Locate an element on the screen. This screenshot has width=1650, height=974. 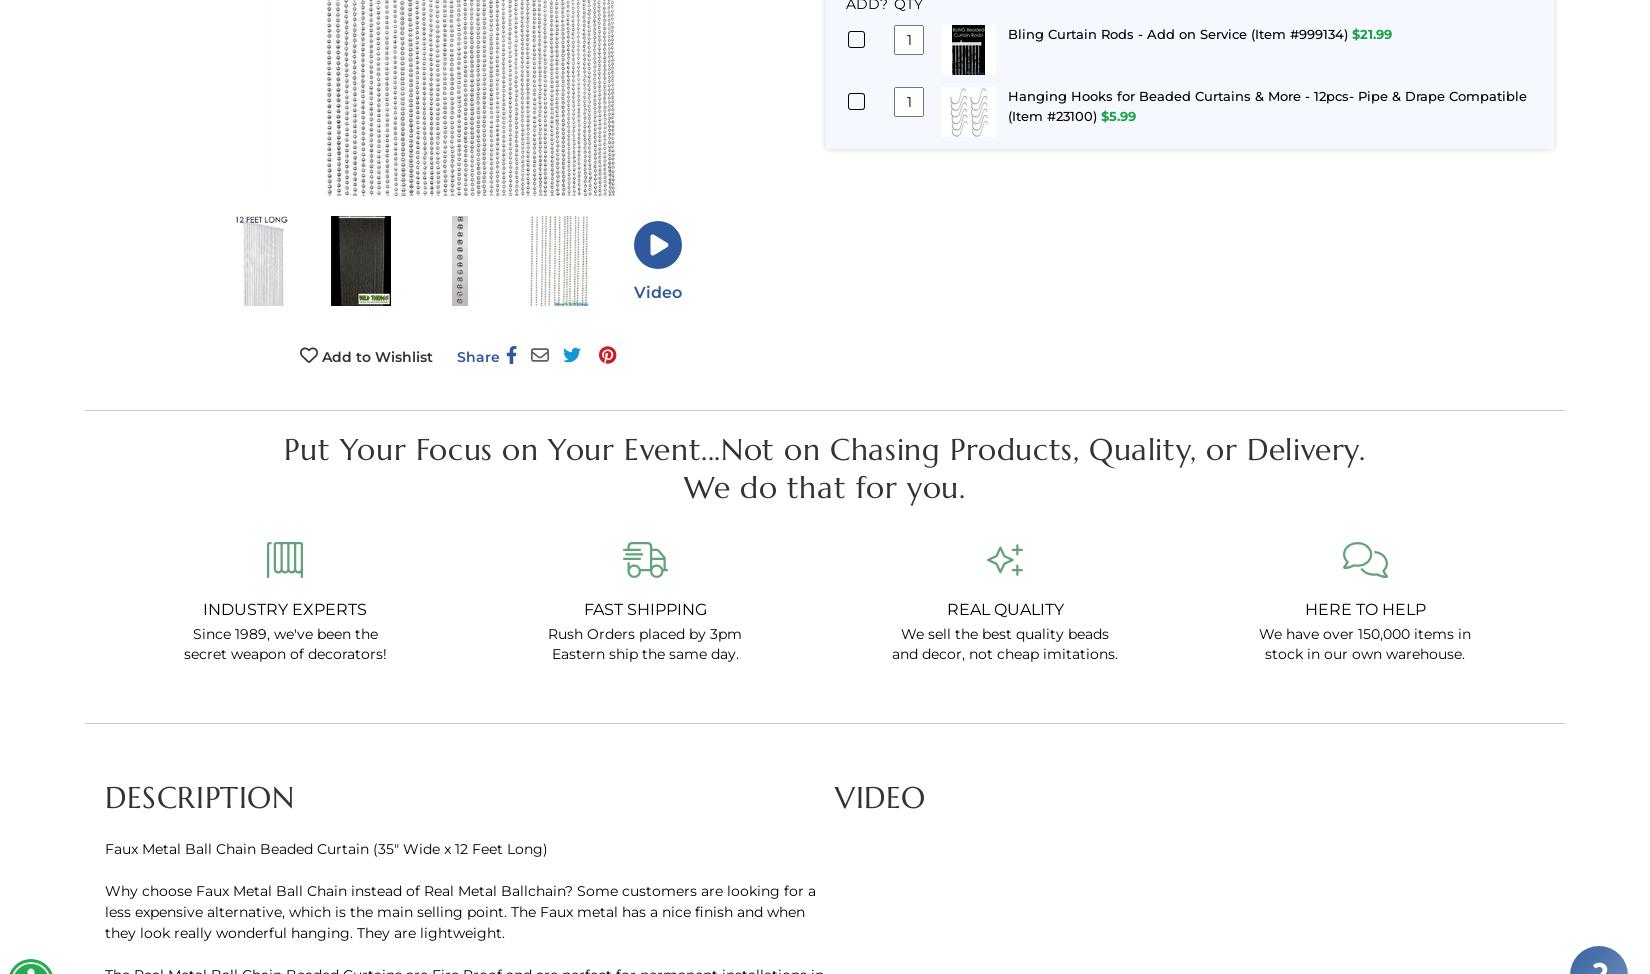
'Fast Shipping' is located at coordinates (643, 608).